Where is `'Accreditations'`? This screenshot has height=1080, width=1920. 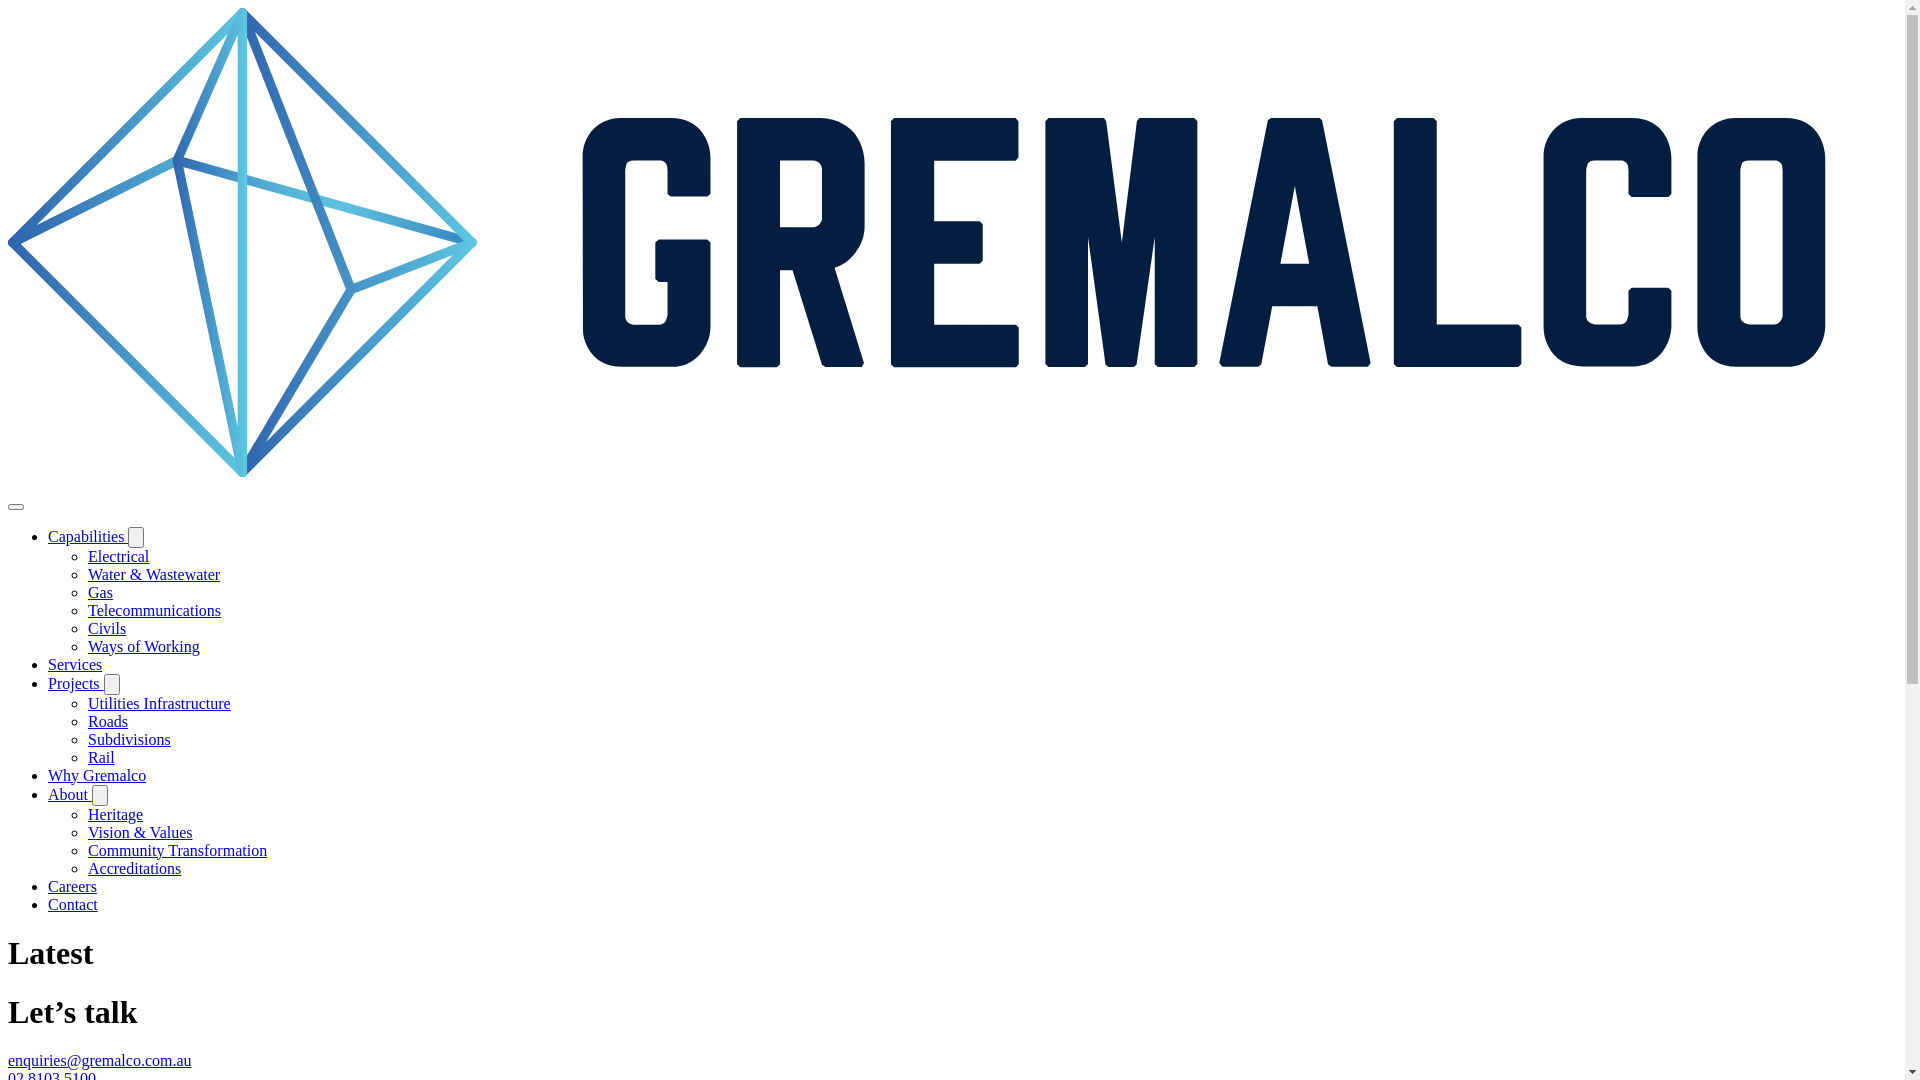
'Accreditations' is located at coordinates (133, 867).